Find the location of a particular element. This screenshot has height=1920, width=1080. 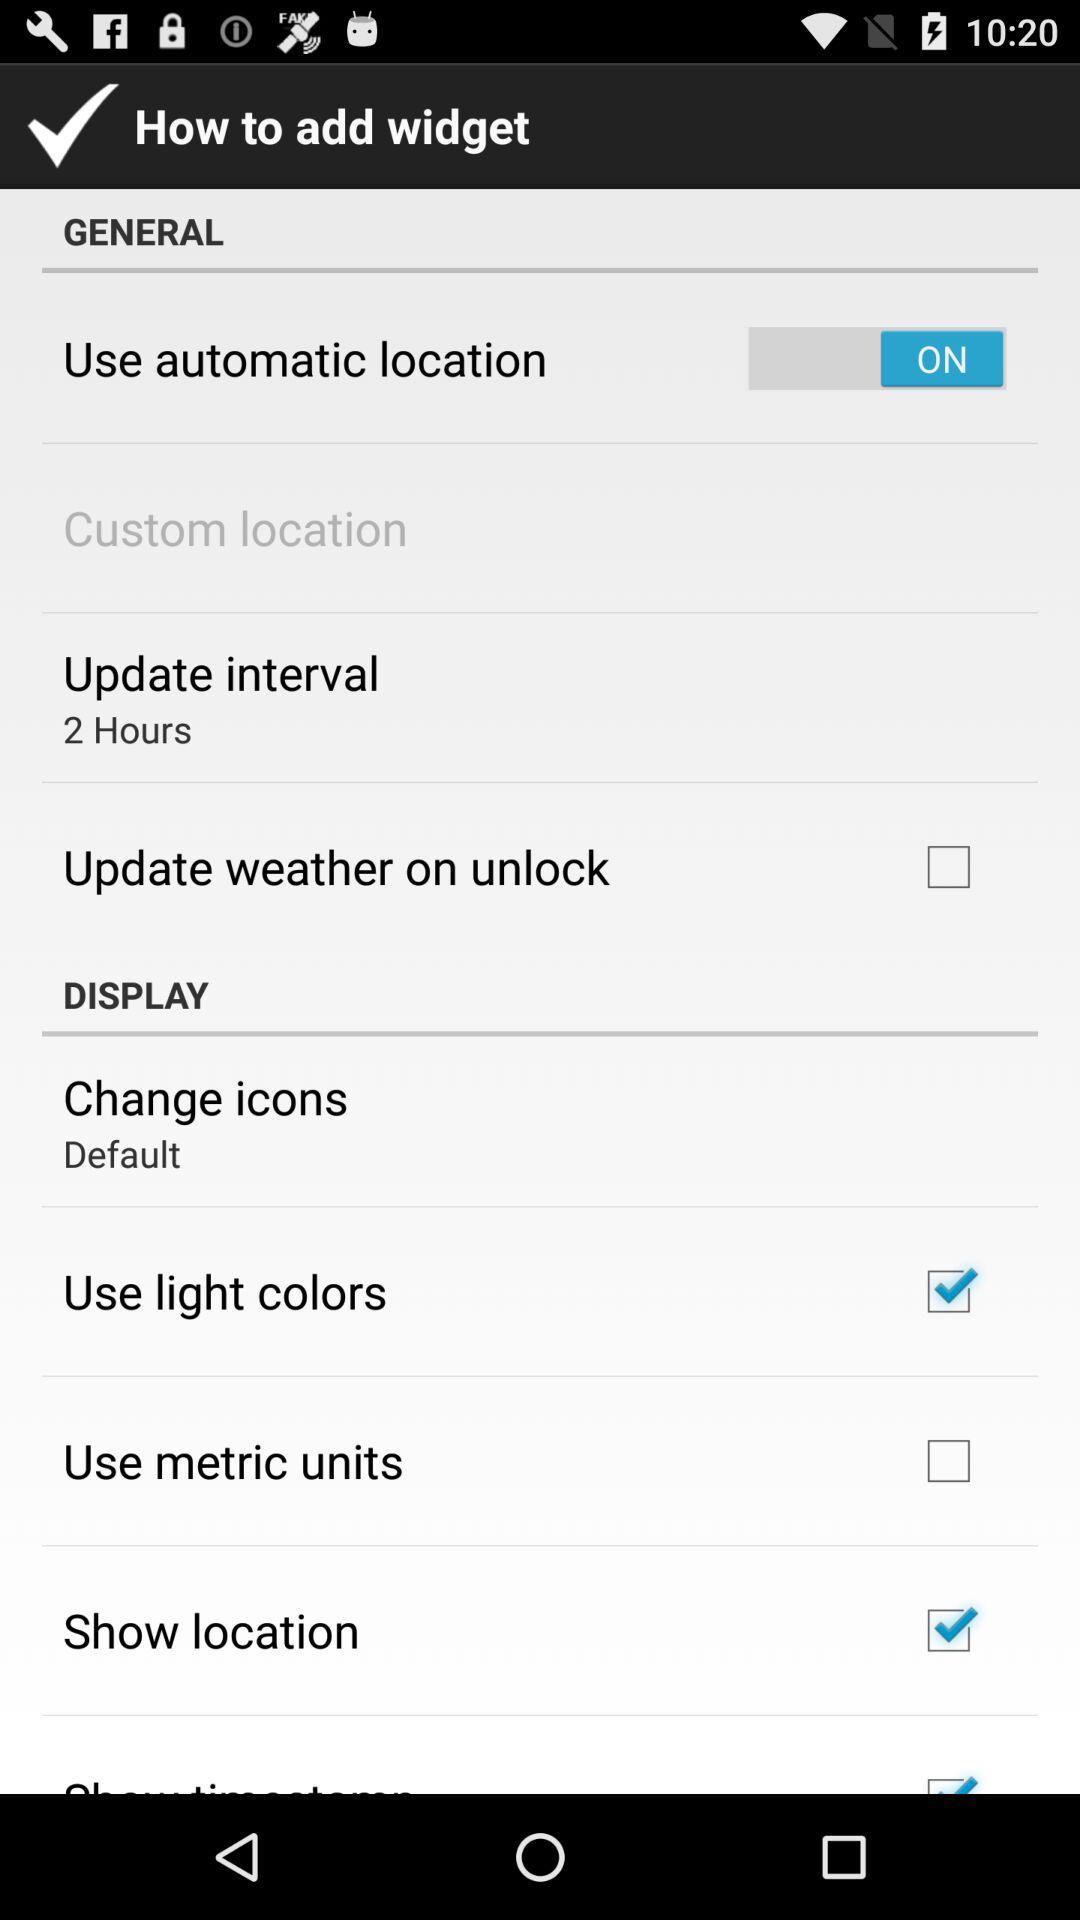

custom location item is located at coordinates (234, 527).